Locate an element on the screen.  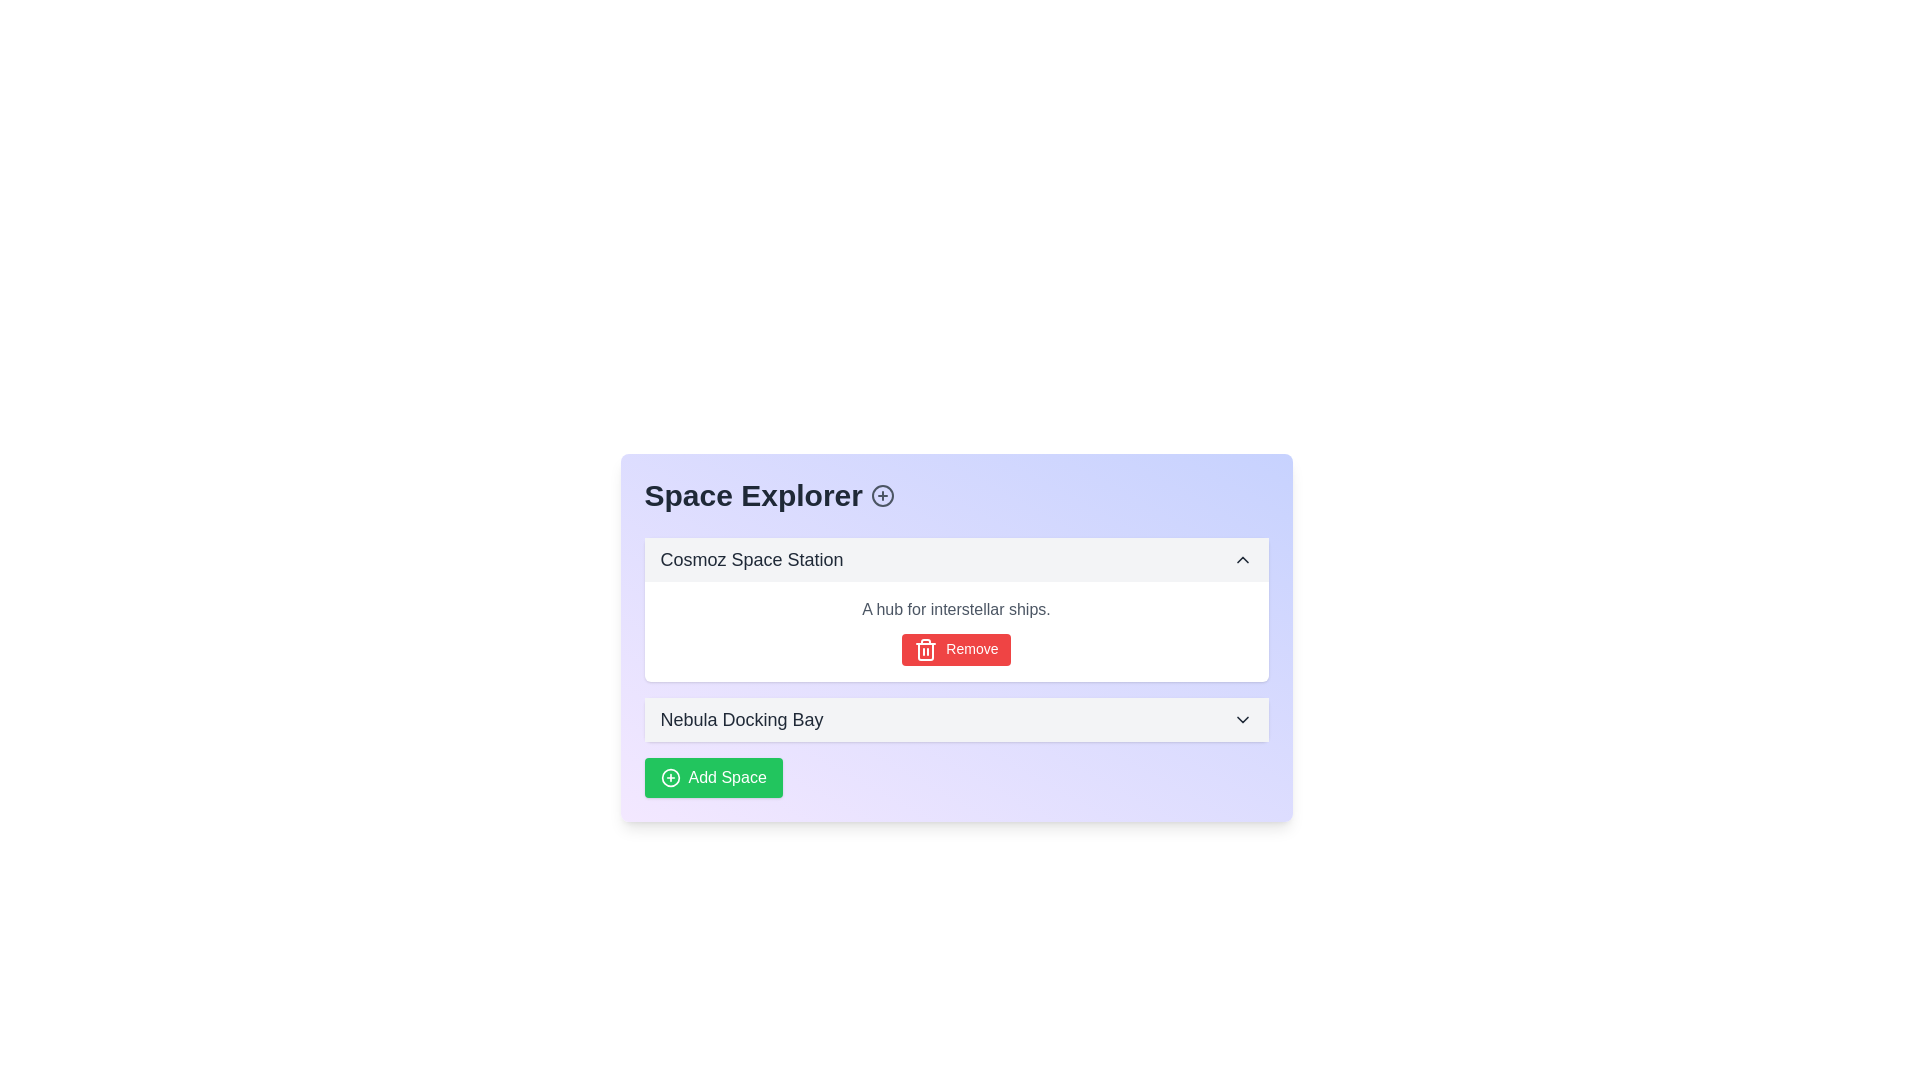
the trash icon with a red background located to the left of the 'Remove' button text in the 'Cosmoz Space Station' panel is located at coordinates (925, 650).